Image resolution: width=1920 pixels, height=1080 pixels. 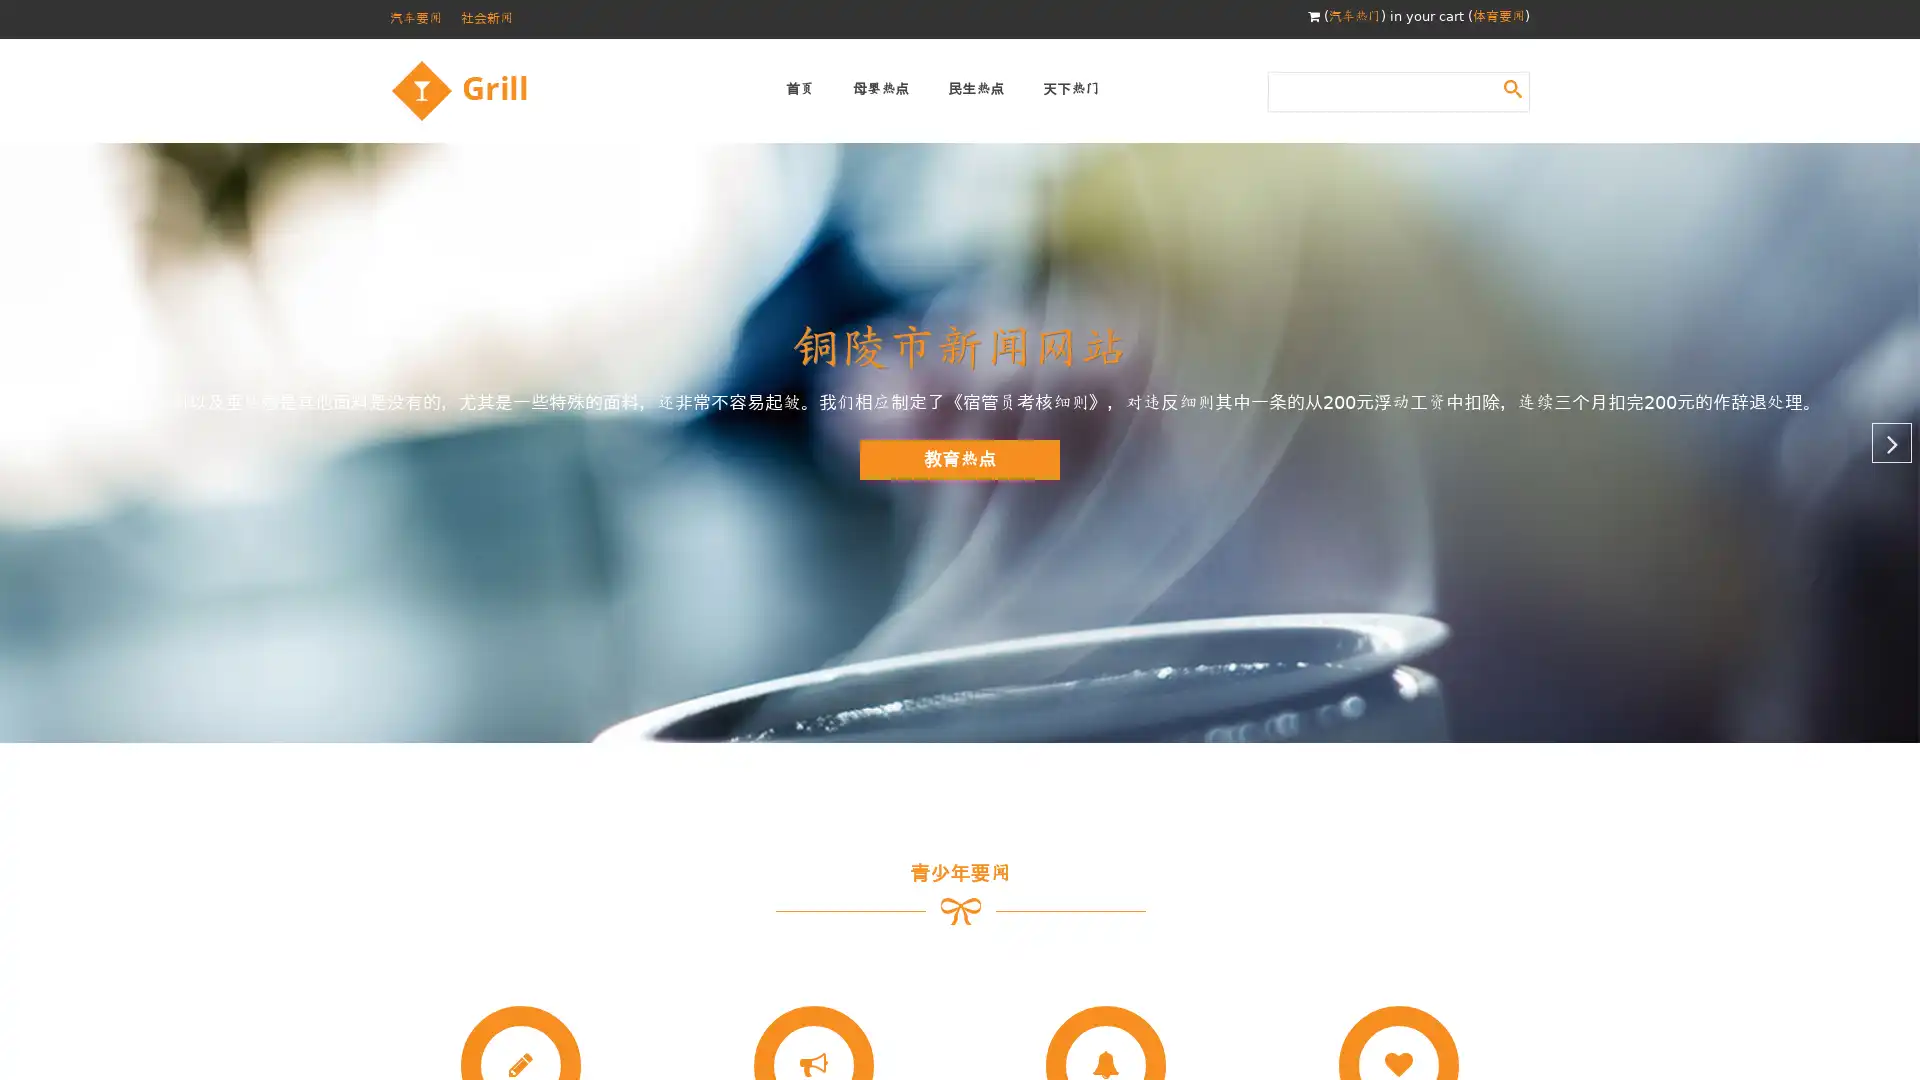 I want to click on Submit, so click(x=1512, y=87).